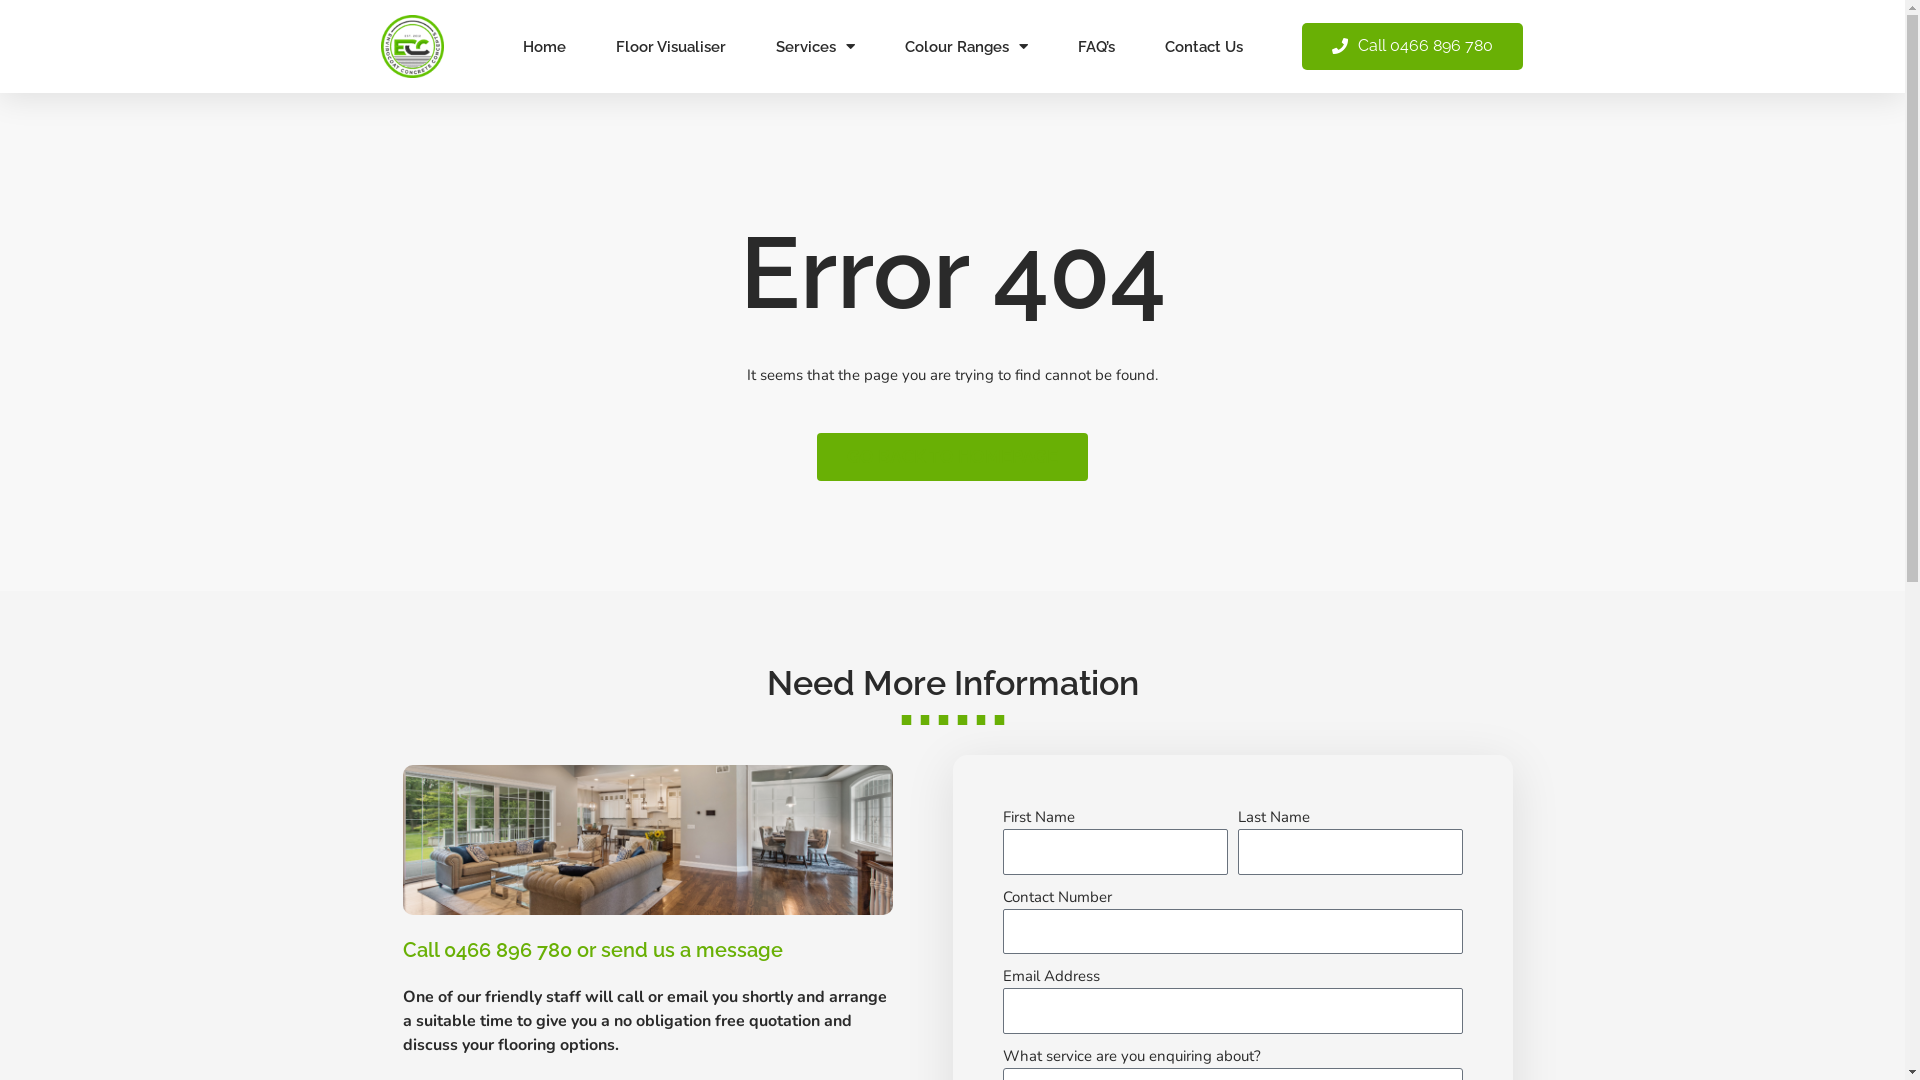 The image size is (1920, 1080). What do you see at coordinates (1203, 45) in the screenshot?
I see `'Contact Us'` at bounding box center [1203, 45].